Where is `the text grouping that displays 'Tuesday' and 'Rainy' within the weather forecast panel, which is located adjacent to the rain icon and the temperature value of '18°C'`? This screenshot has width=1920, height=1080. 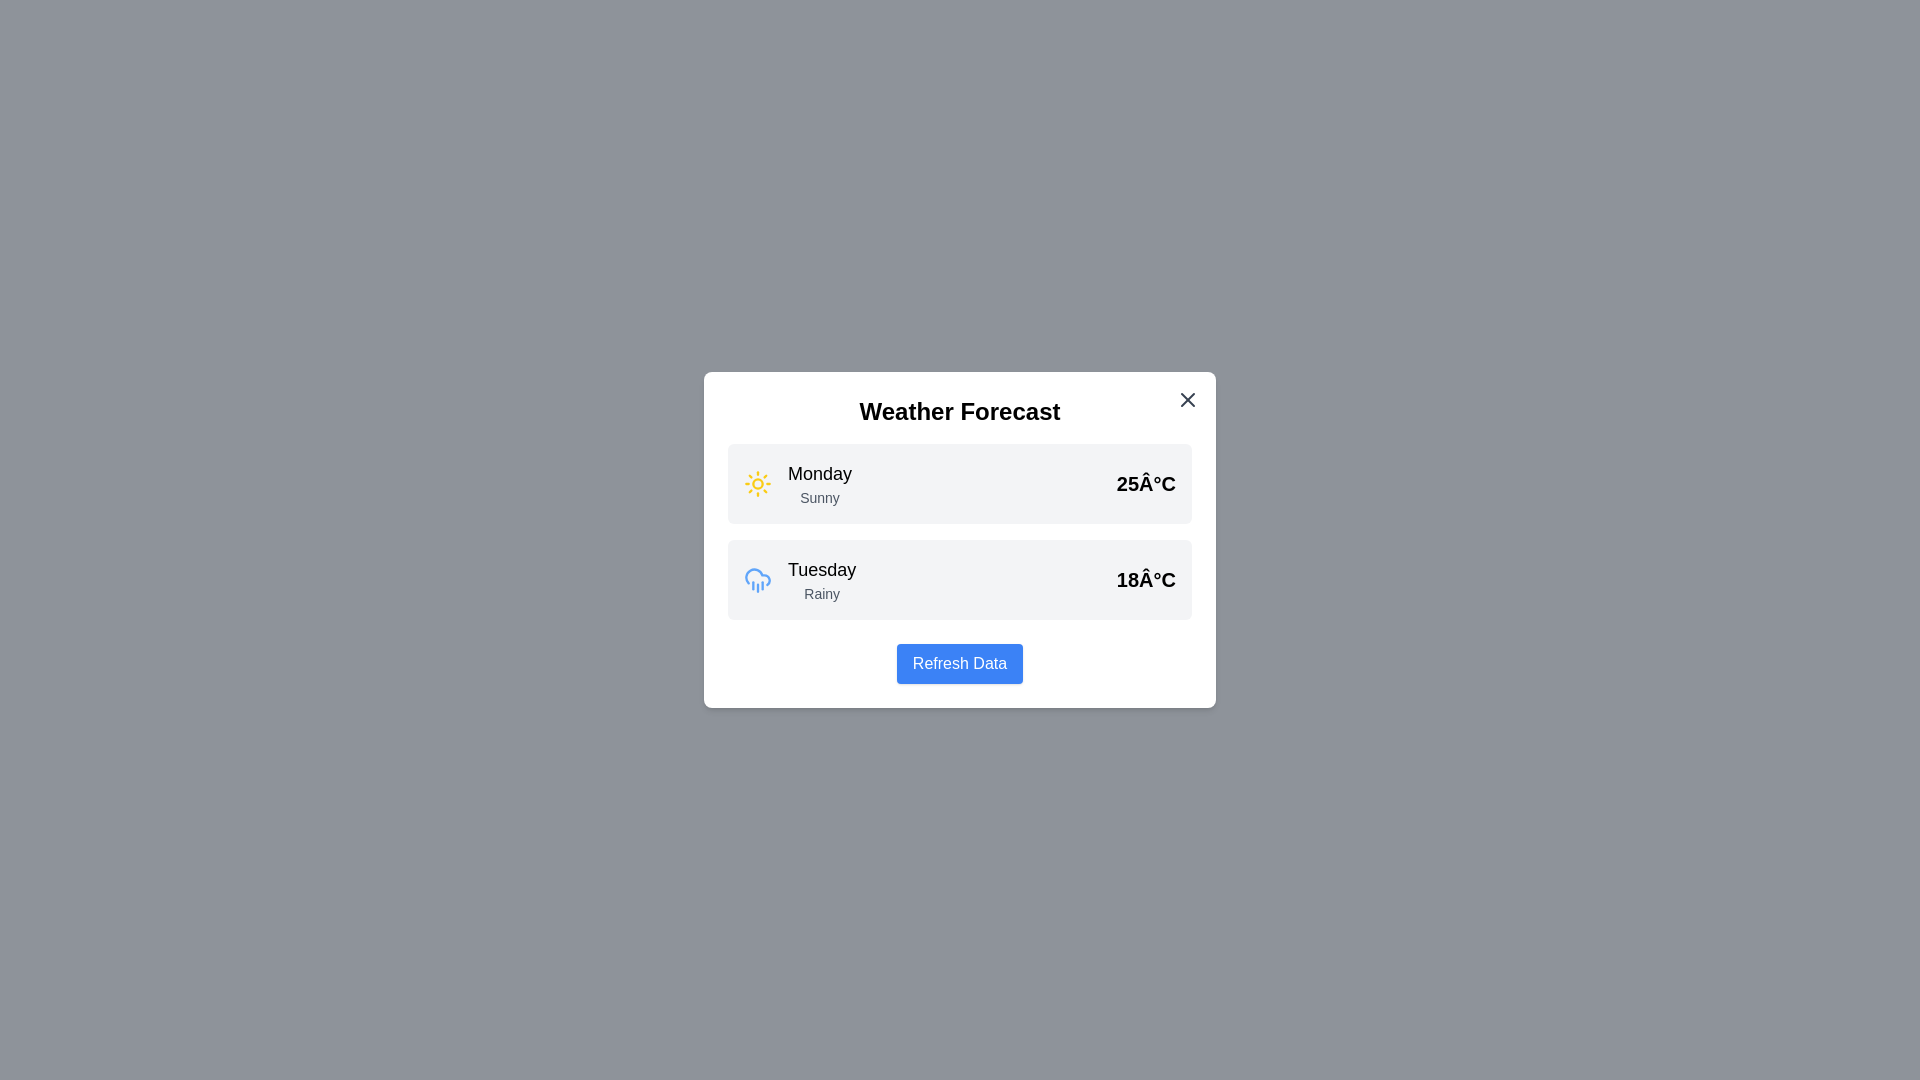
the text grouping that displays 'Tuesday' and 'Rainy' within the weather forecast panel, which is located adjacent to the rain icon and the temperature value of '18°C' is located at coordinates (822, 579).